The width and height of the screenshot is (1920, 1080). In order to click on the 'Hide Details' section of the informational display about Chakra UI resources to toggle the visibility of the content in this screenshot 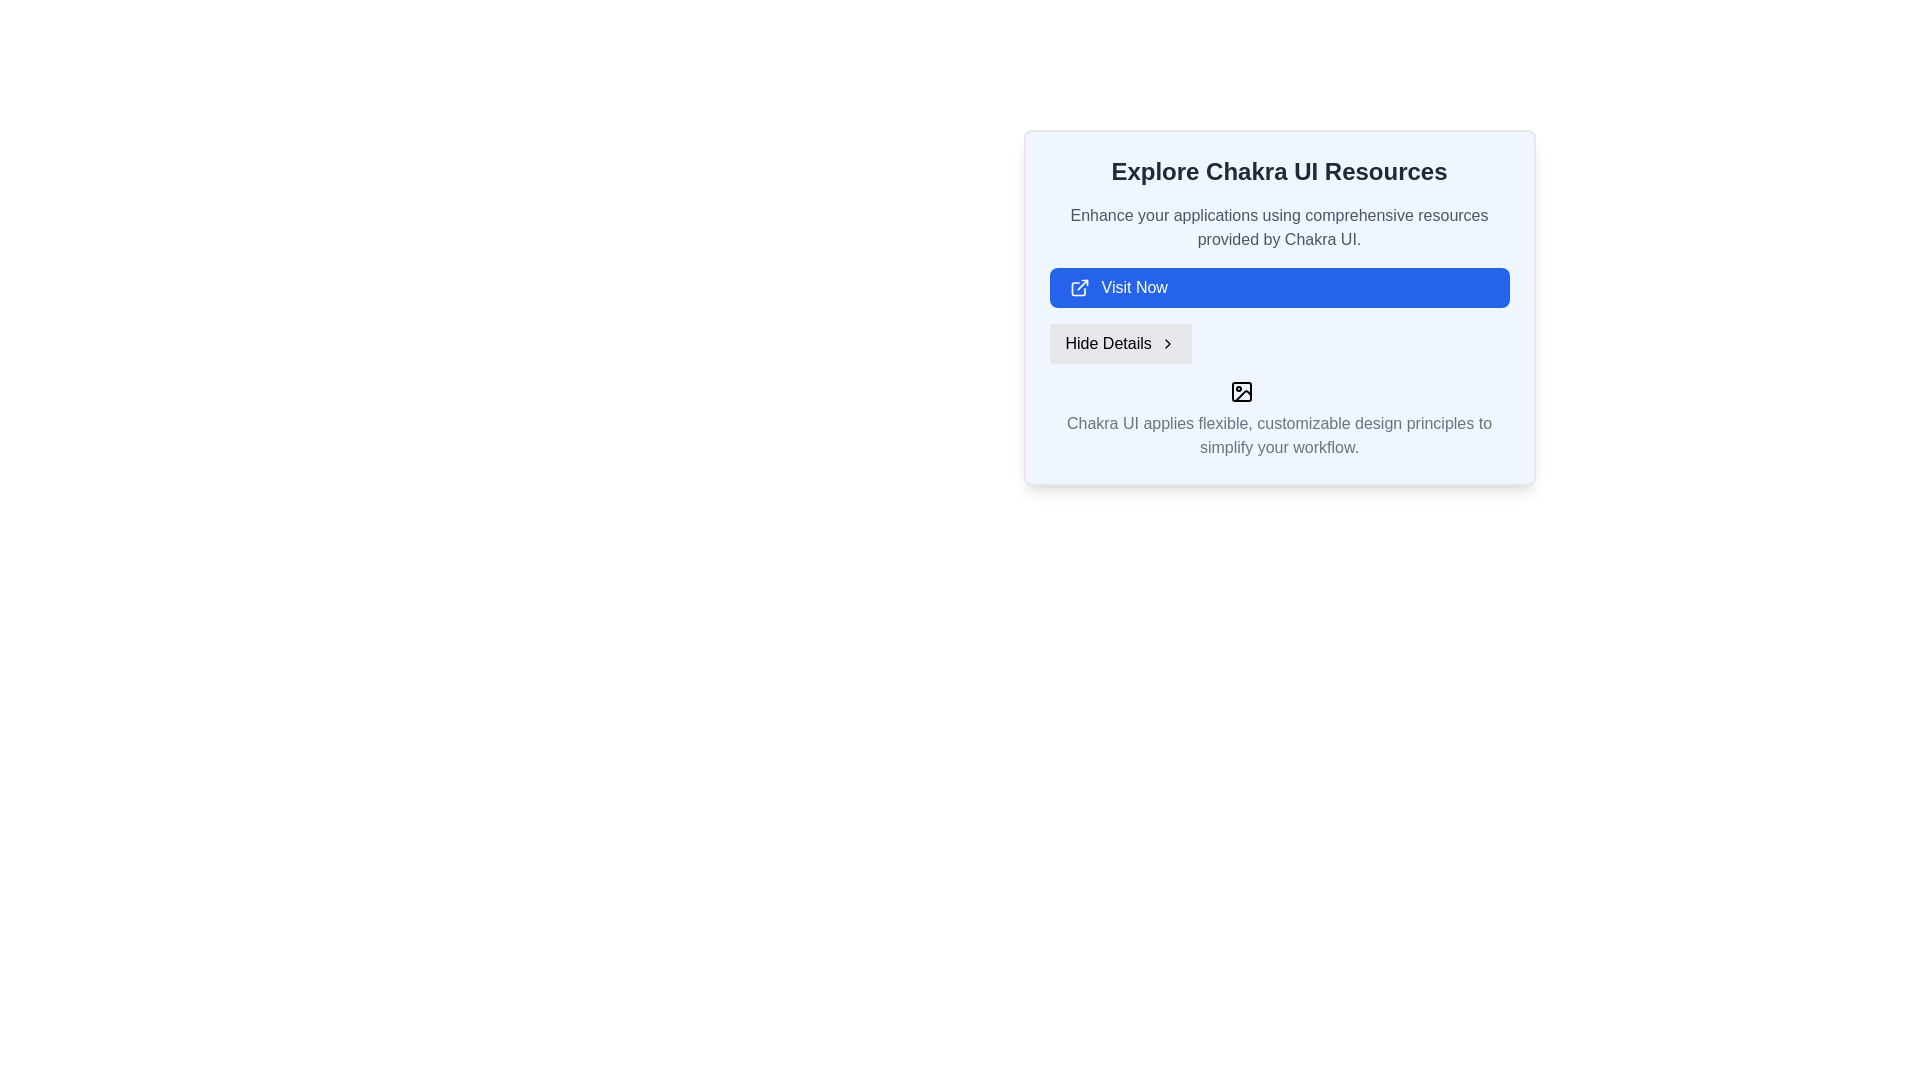, I will do `click(1278, 330)`.